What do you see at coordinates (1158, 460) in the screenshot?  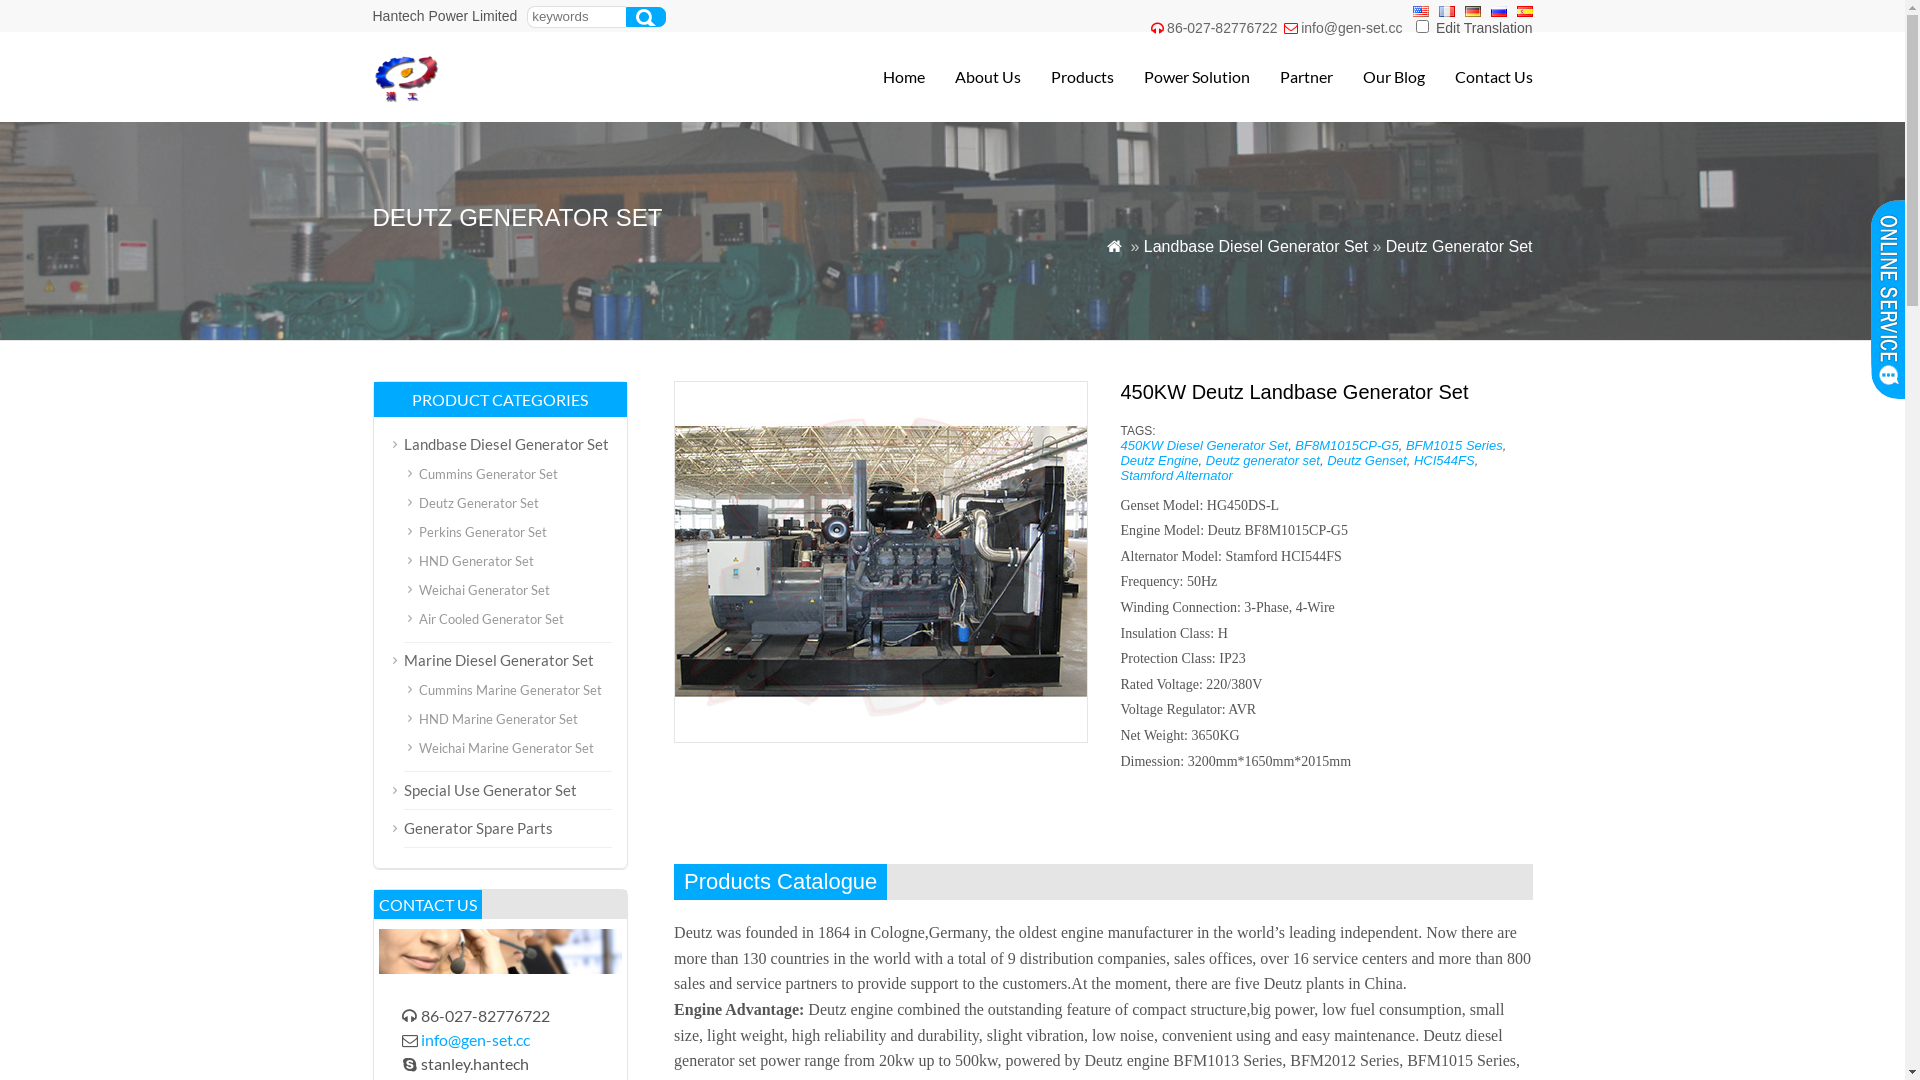 I see `'Deutz Engine'` at bounding box center [1158, 460].